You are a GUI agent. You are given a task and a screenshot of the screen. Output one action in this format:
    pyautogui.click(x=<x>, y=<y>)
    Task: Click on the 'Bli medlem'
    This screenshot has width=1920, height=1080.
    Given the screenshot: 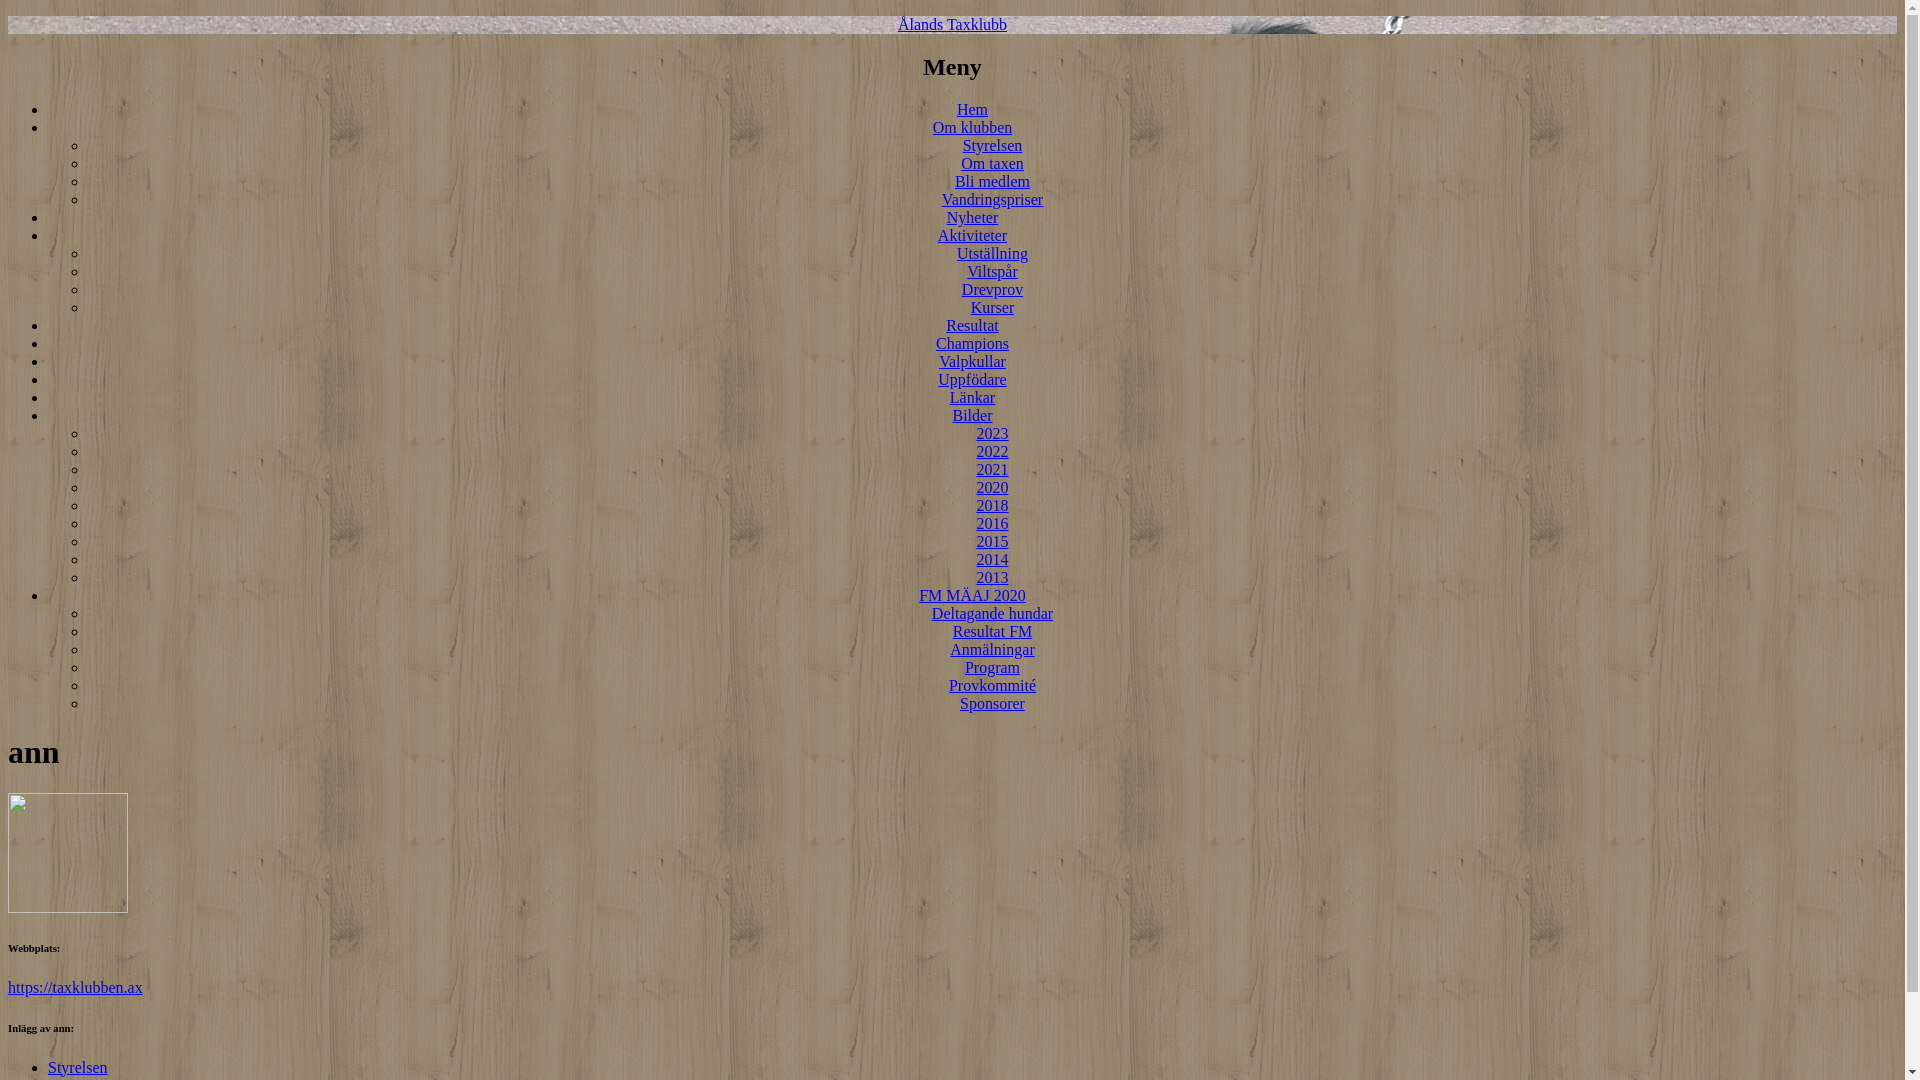 What is the action you would take?
    pyautogui.click(x=992, y=181)
    